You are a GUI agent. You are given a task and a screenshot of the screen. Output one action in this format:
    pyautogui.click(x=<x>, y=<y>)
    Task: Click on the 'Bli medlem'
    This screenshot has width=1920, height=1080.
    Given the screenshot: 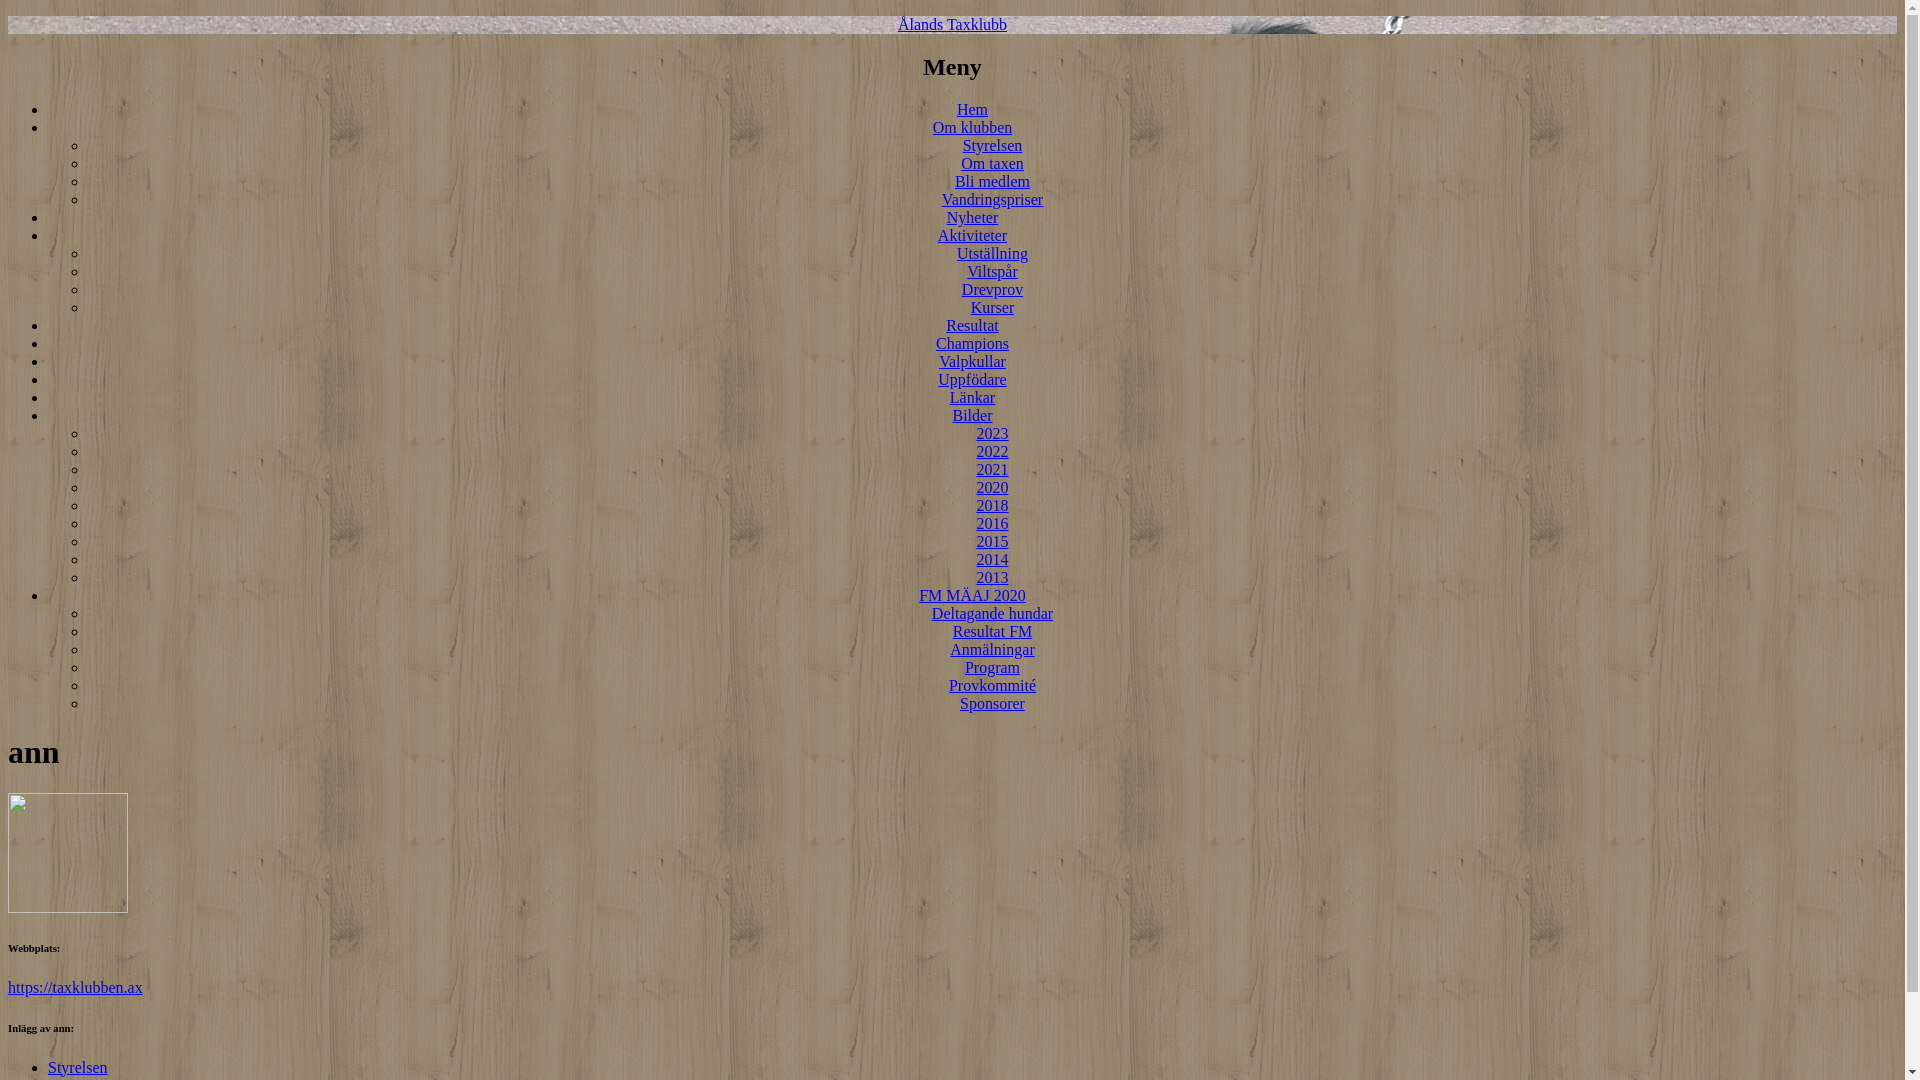 What is the action you would take?
    pyautogui.click(x=992, y=181)
    